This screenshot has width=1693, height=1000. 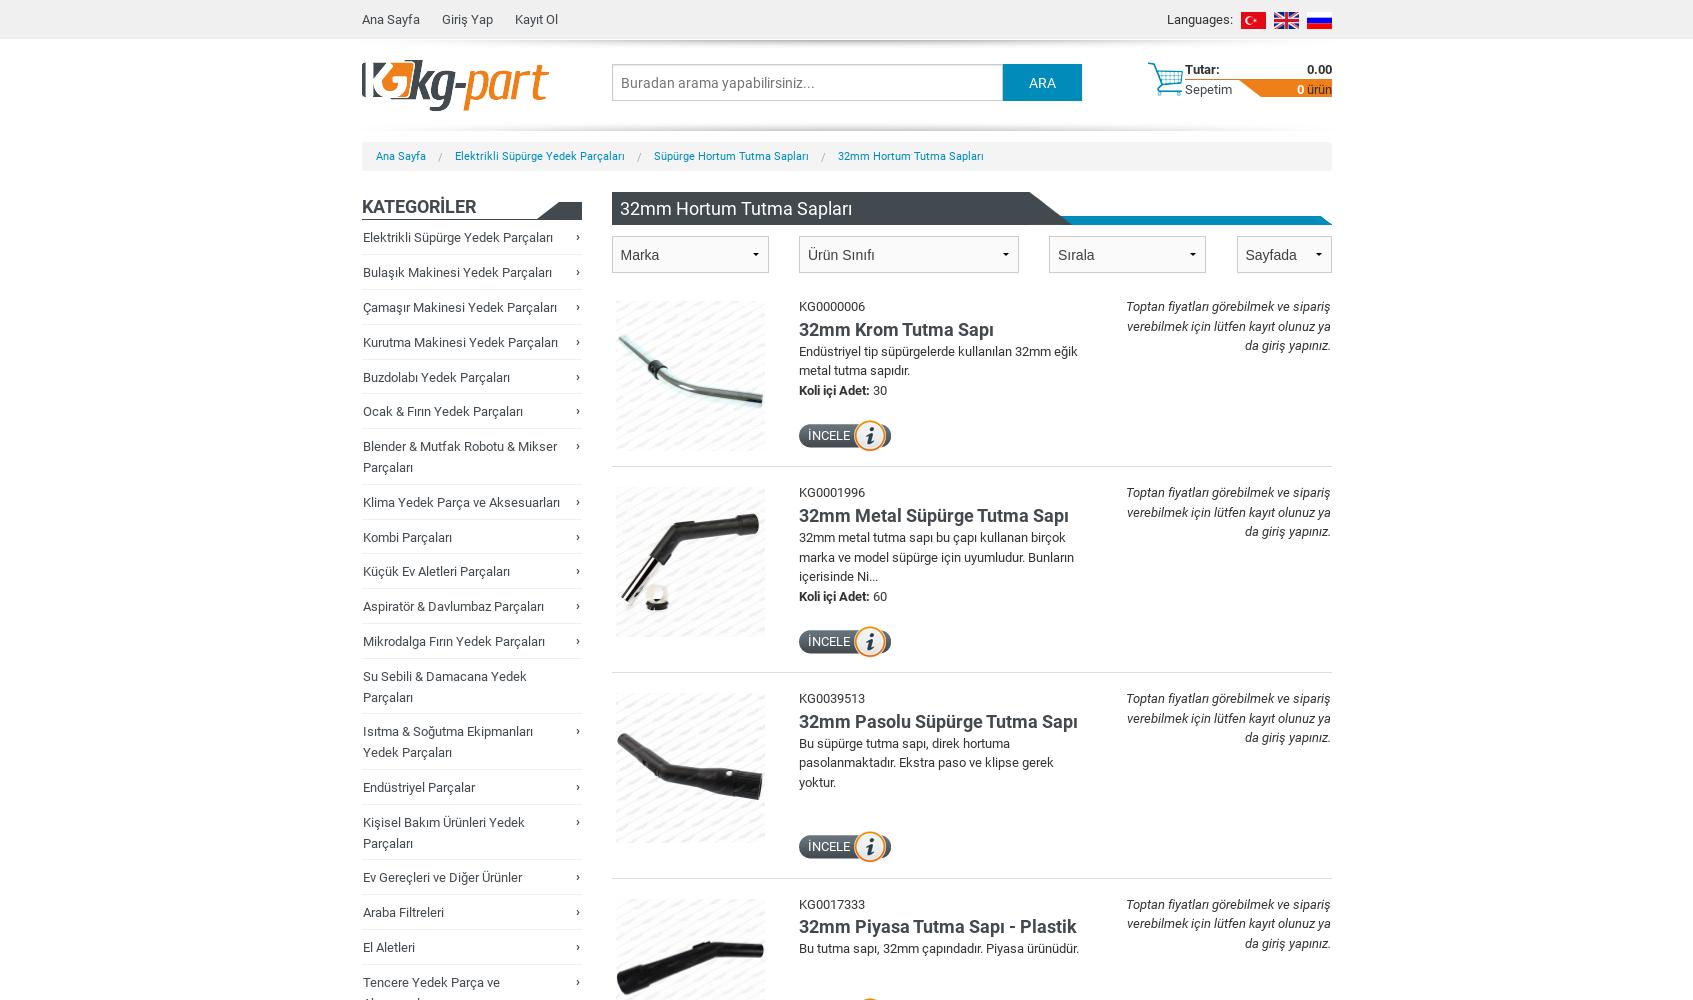 What do you see at coordinates (1317, 68) in the screenshot?
I see `'0.00'` at bounding box center [1317, 68].